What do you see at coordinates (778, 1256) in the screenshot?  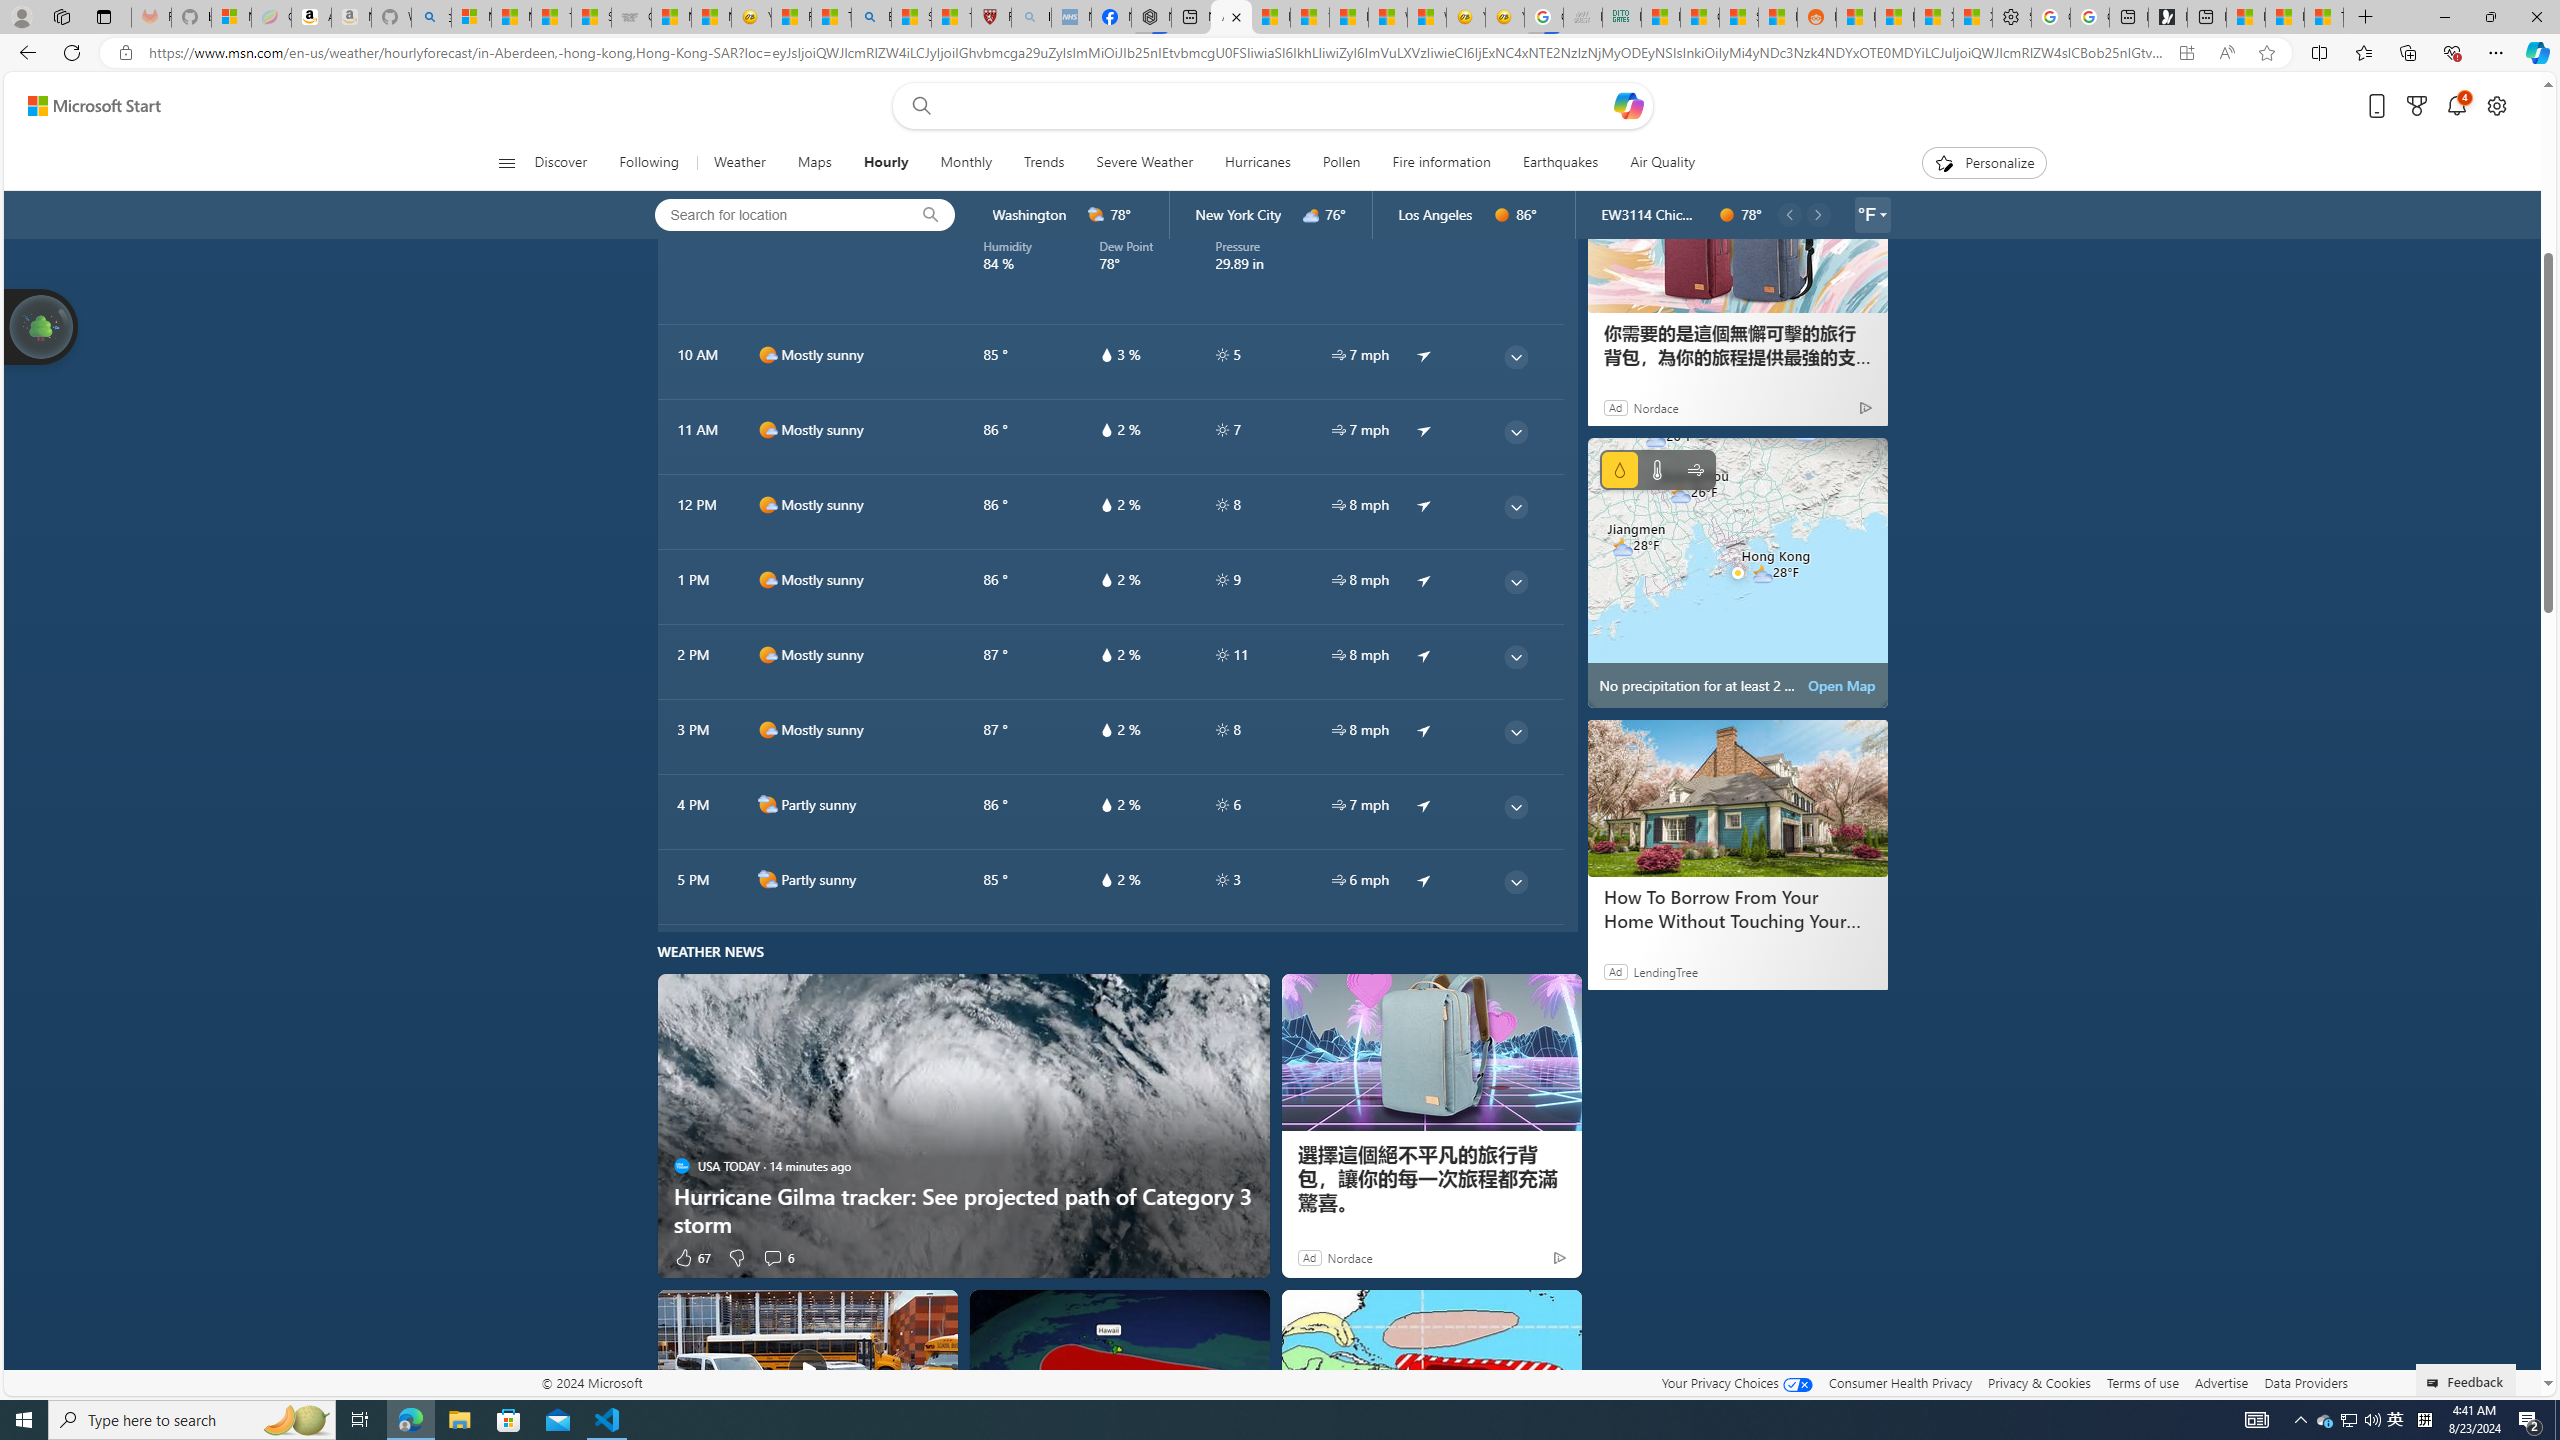 I see `'View comments 6 Comment'` at bounding box center [778, 1256].